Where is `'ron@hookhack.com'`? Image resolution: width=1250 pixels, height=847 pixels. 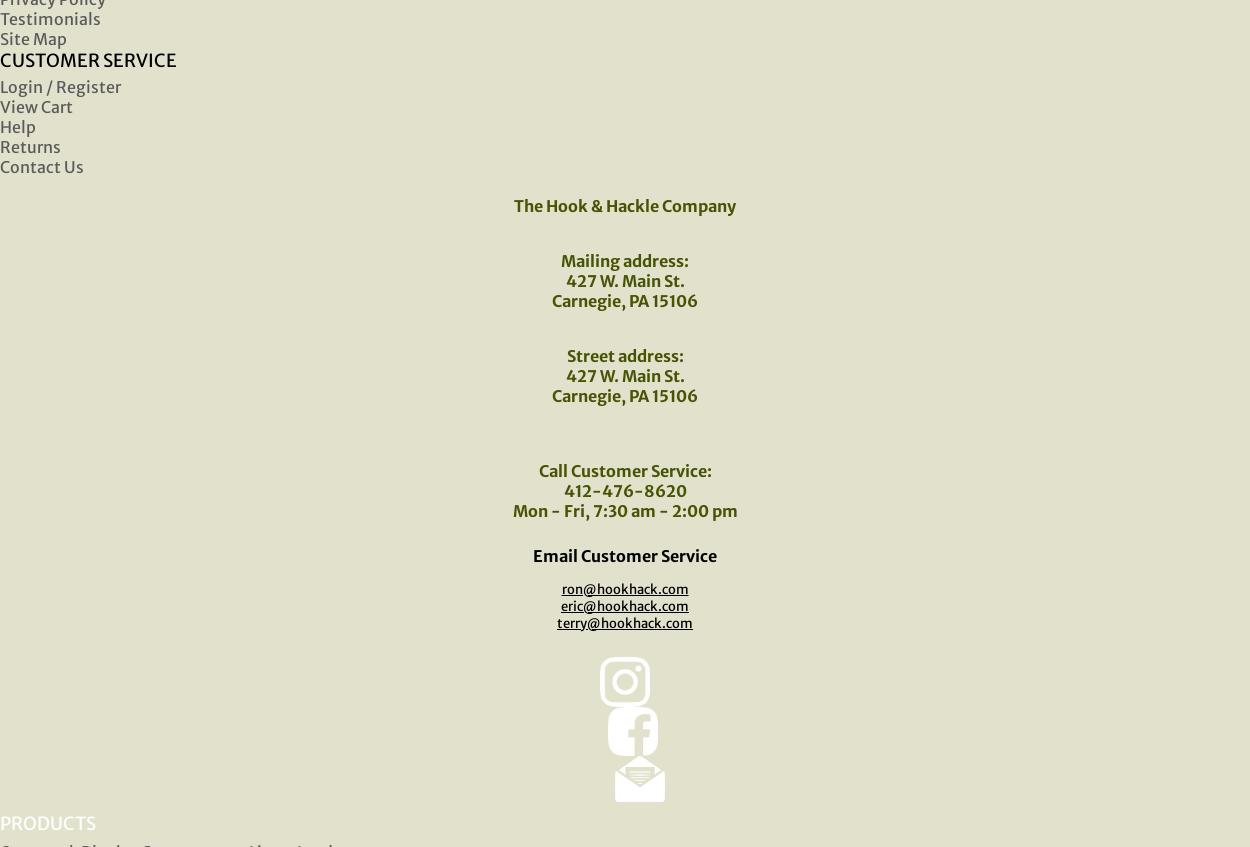 'ron@hookhack.com' is located at coordinates (561, 588).